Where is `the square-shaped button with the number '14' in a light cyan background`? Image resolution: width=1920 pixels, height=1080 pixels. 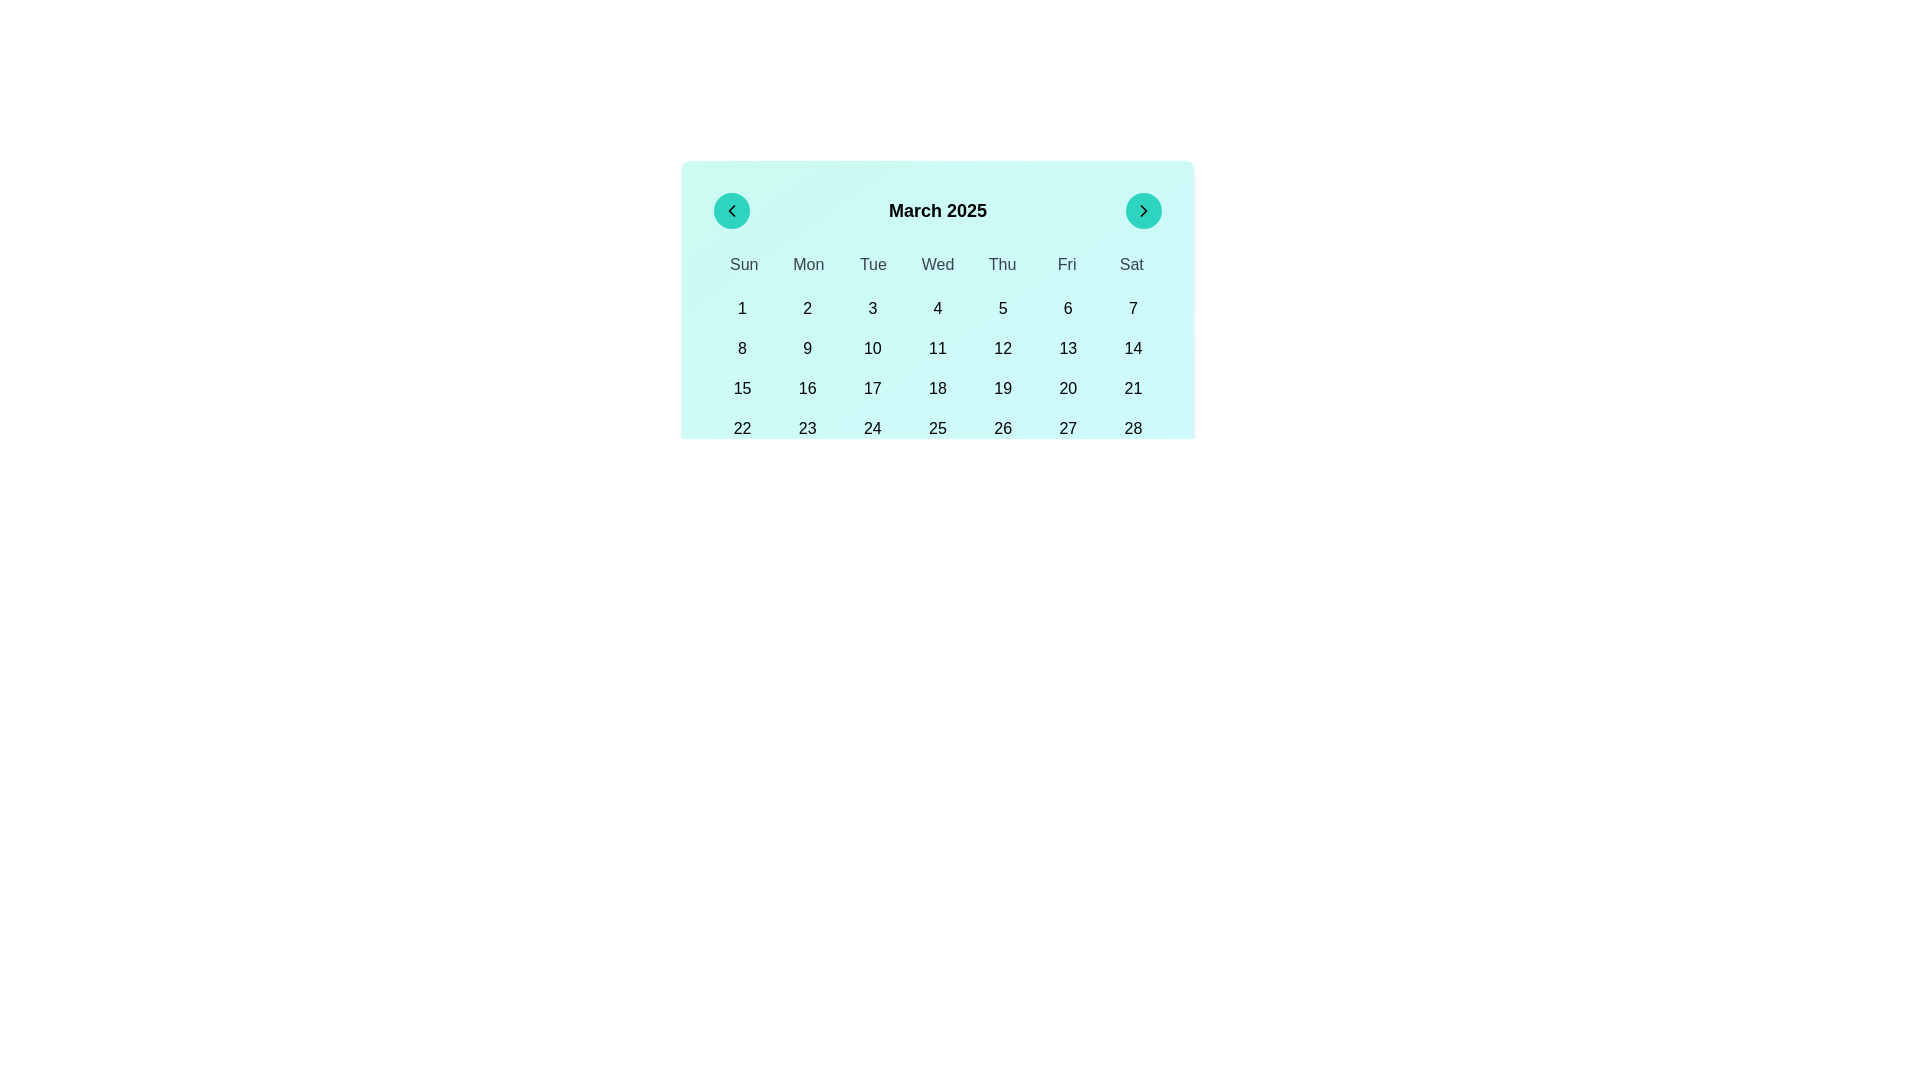
the square-shaped button with the number '14' in a light cyan background is located at coordinates (1133, 347).